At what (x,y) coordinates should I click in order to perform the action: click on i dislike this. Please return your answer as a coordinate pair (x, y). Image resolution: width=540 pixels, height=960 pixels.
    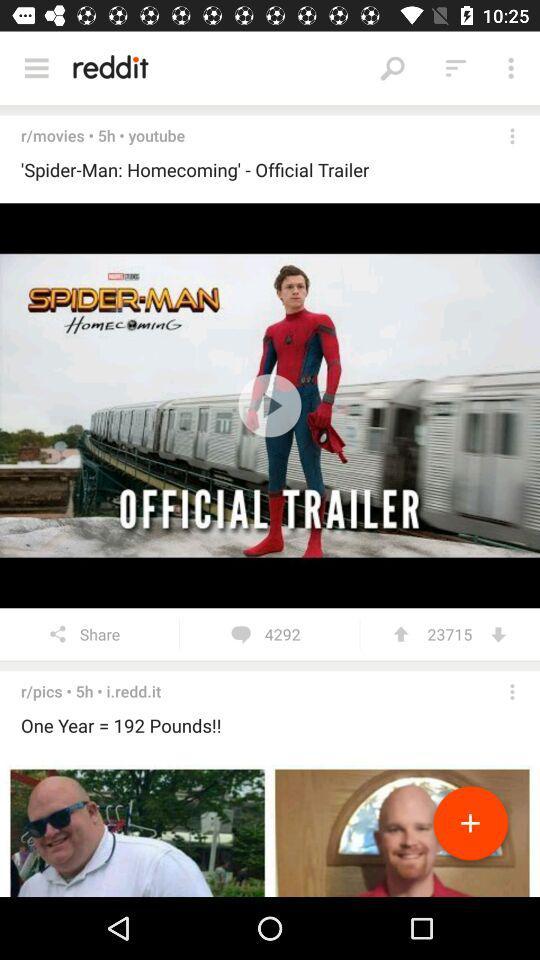
    Looking at the image, I should click on (497, 633).